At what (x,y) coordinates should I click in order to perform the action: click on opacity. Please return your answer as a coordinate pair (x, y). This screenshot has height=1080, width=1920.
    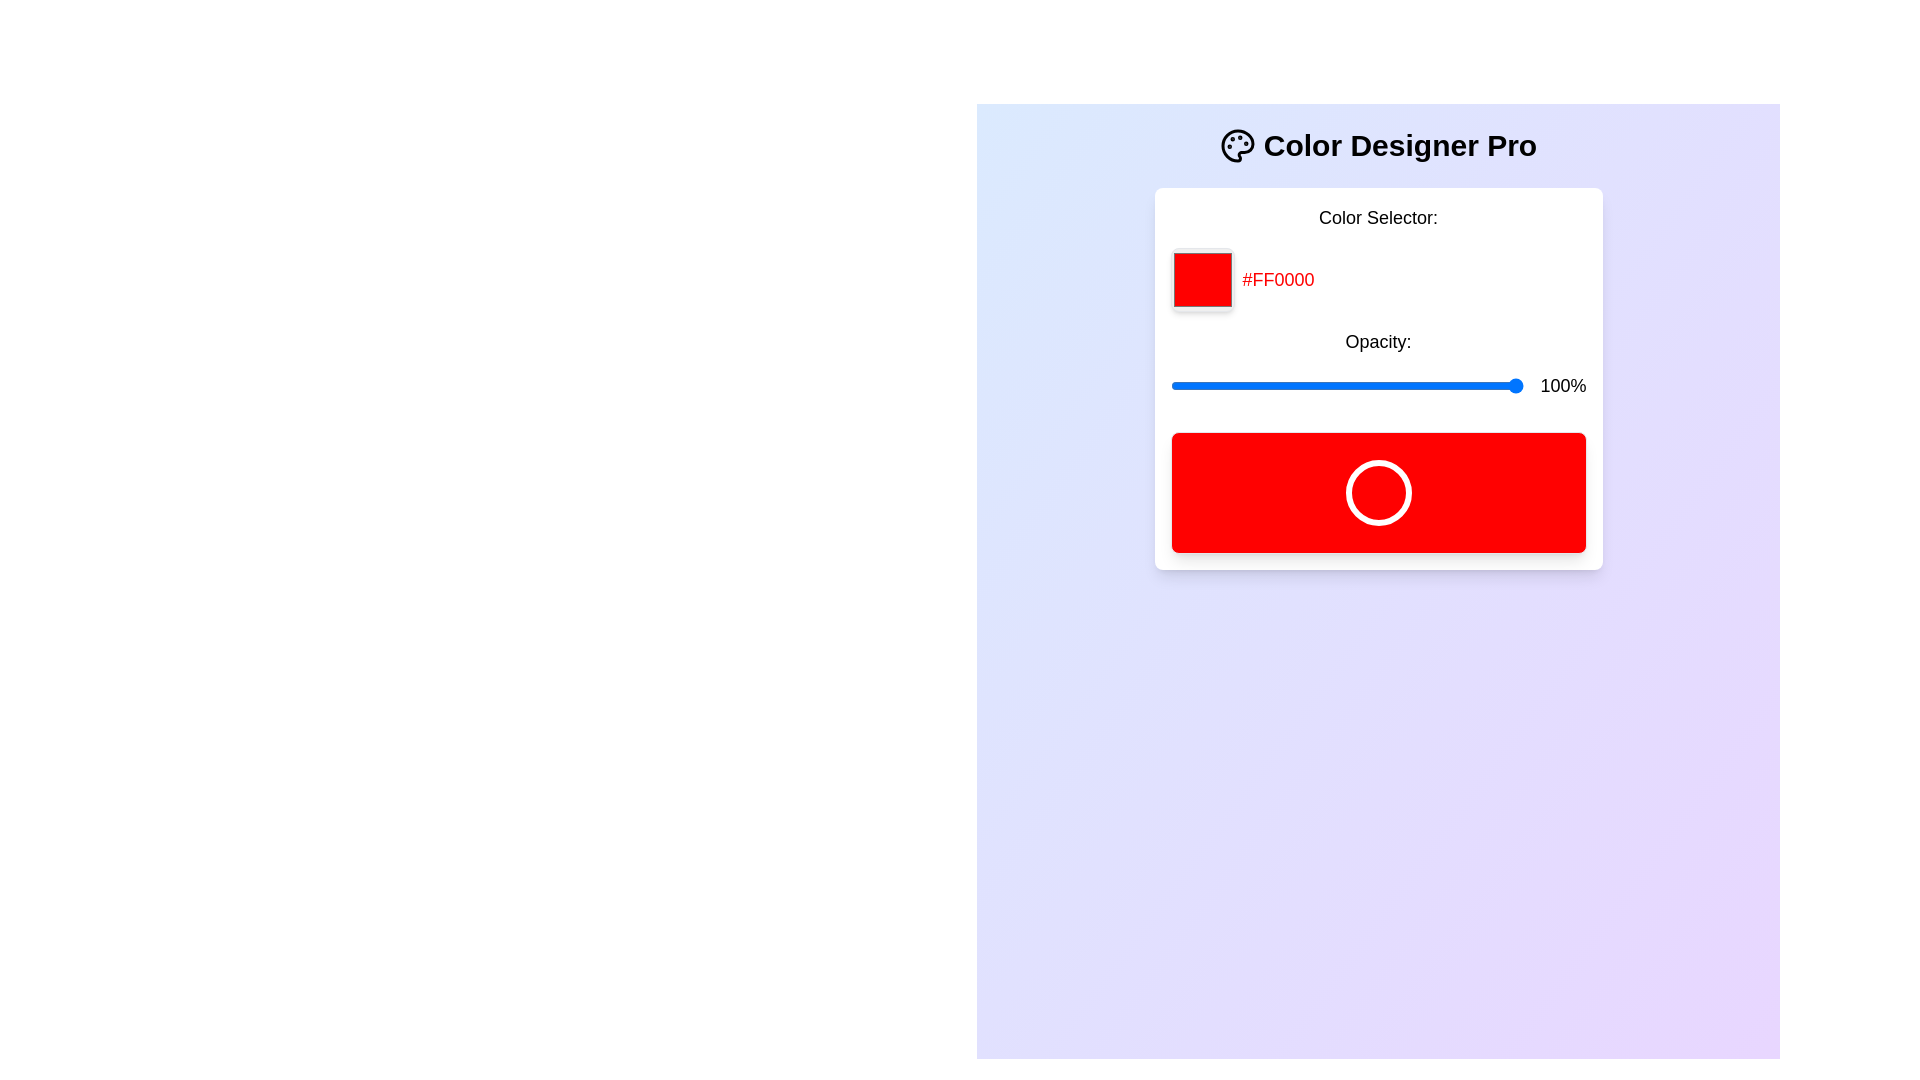
    Looking at the image, I should click on (1340, 385).